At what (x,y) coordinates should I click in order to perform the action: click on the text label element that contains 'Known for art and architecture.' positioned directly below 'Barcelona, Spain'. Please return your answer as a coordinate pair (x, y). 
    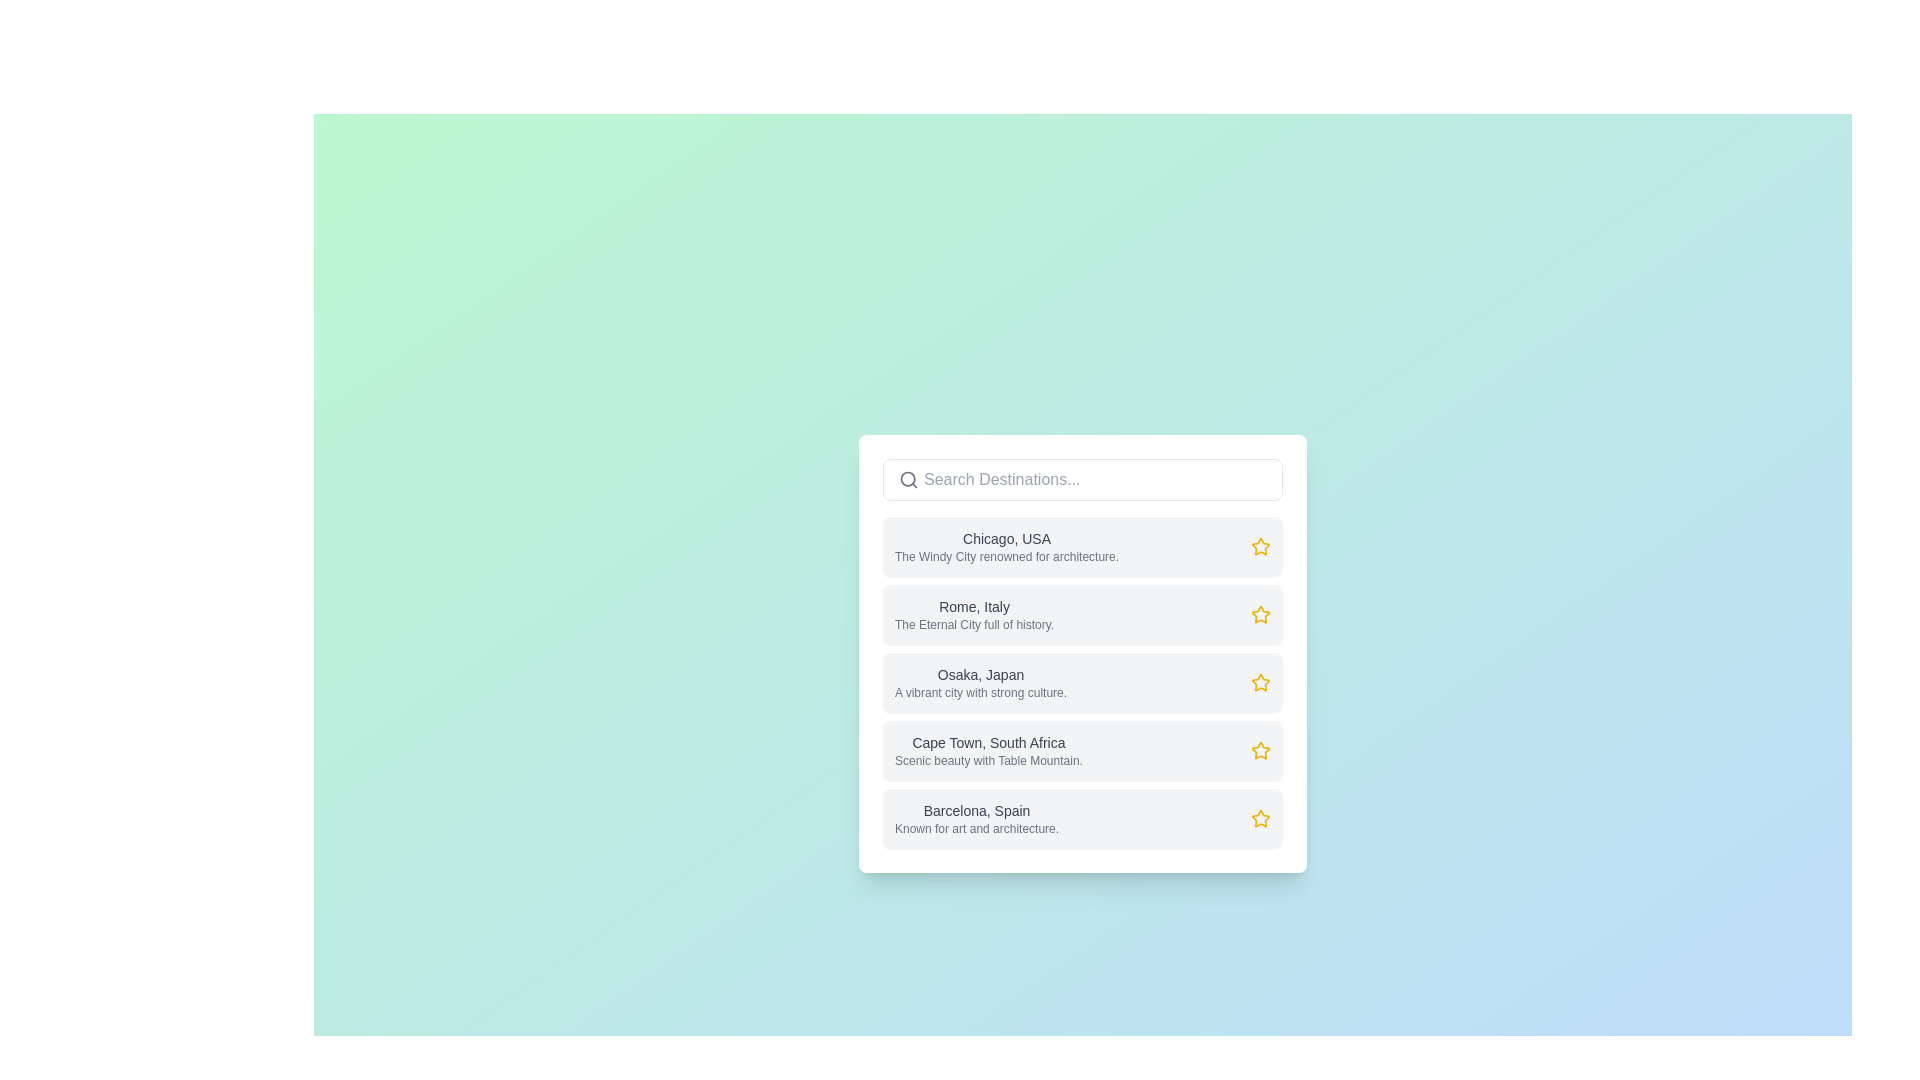
    Looking at the image, I should click on (977, 829).